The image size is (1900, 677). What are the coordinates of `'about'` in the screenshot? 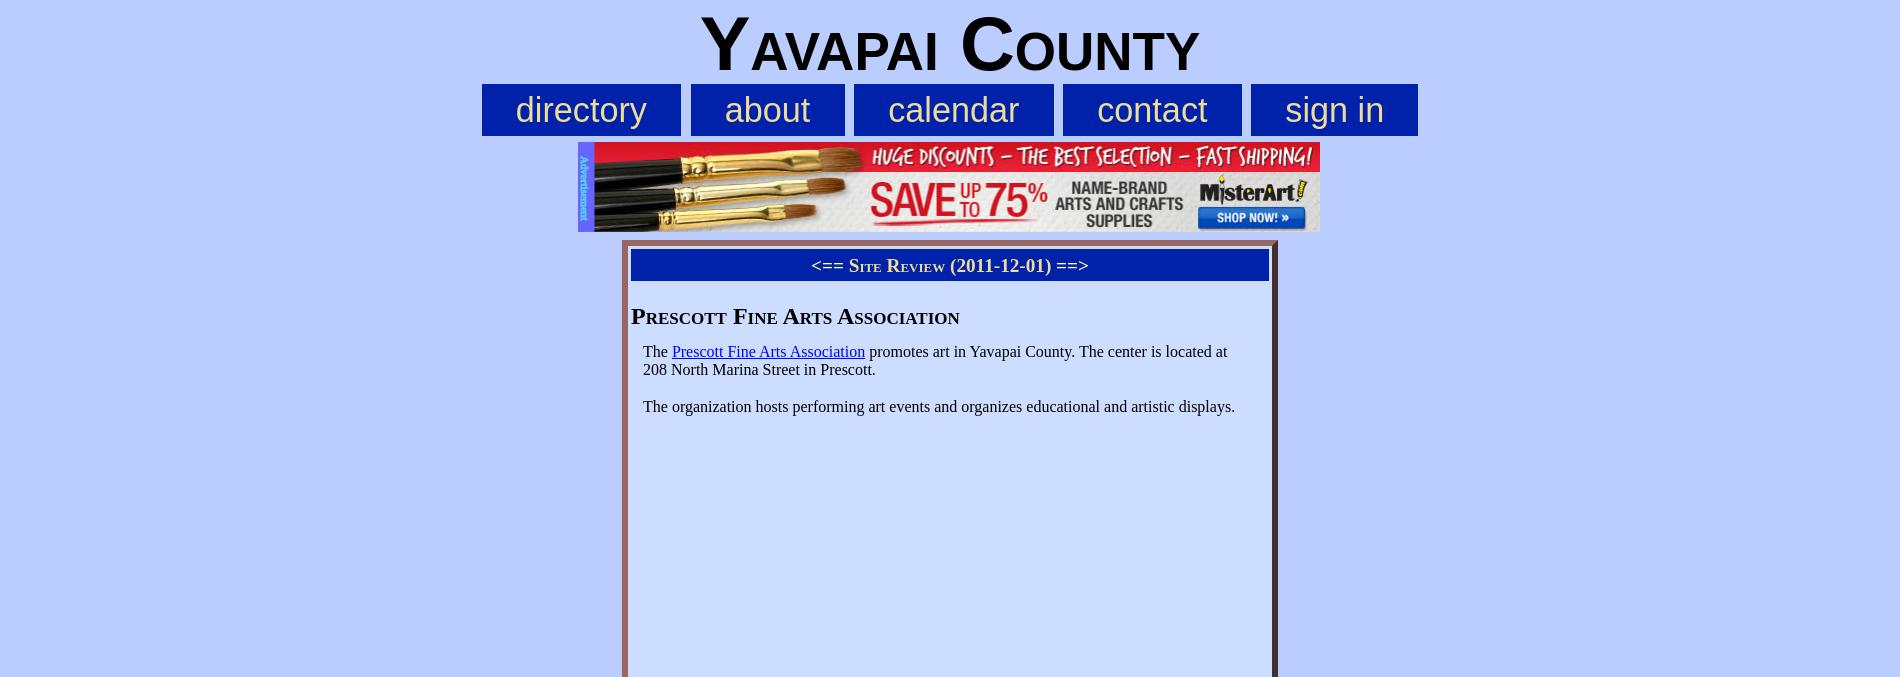 It's located at (766, 110).